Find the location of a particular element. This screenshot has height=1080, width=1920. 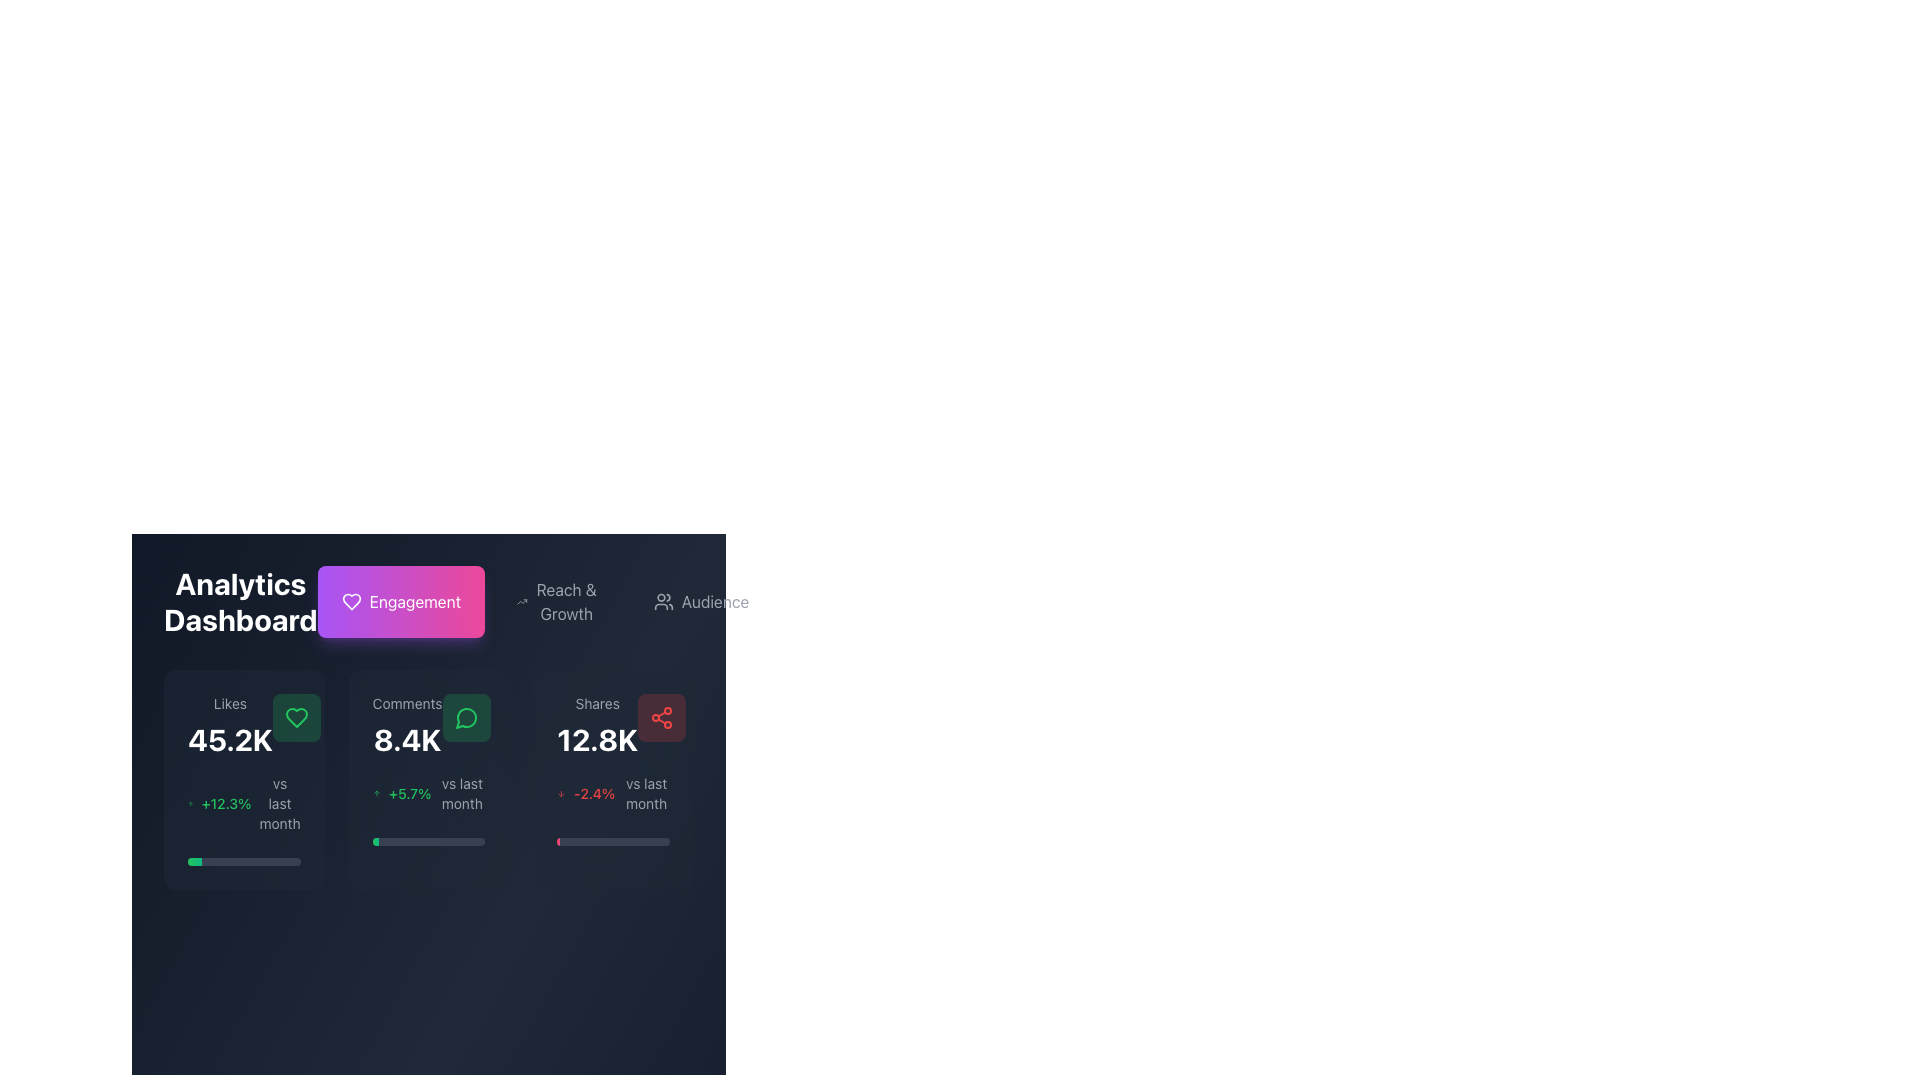

the Information Display Component that shows the number of likes, which includes the text label 'Likes' and a heart icon, located in the top-left section of the first card in the series is located at coordinates (243, 725).